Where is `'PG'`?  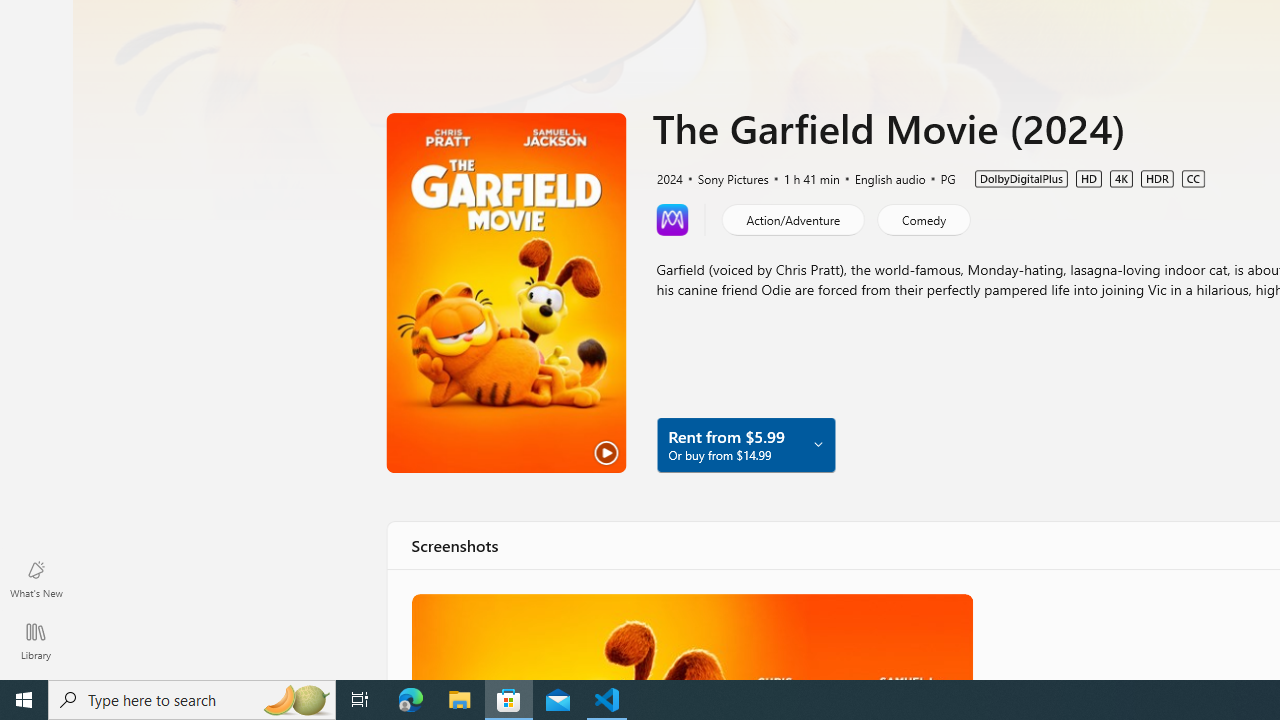 'PG' is located at coordinates (938, 177).